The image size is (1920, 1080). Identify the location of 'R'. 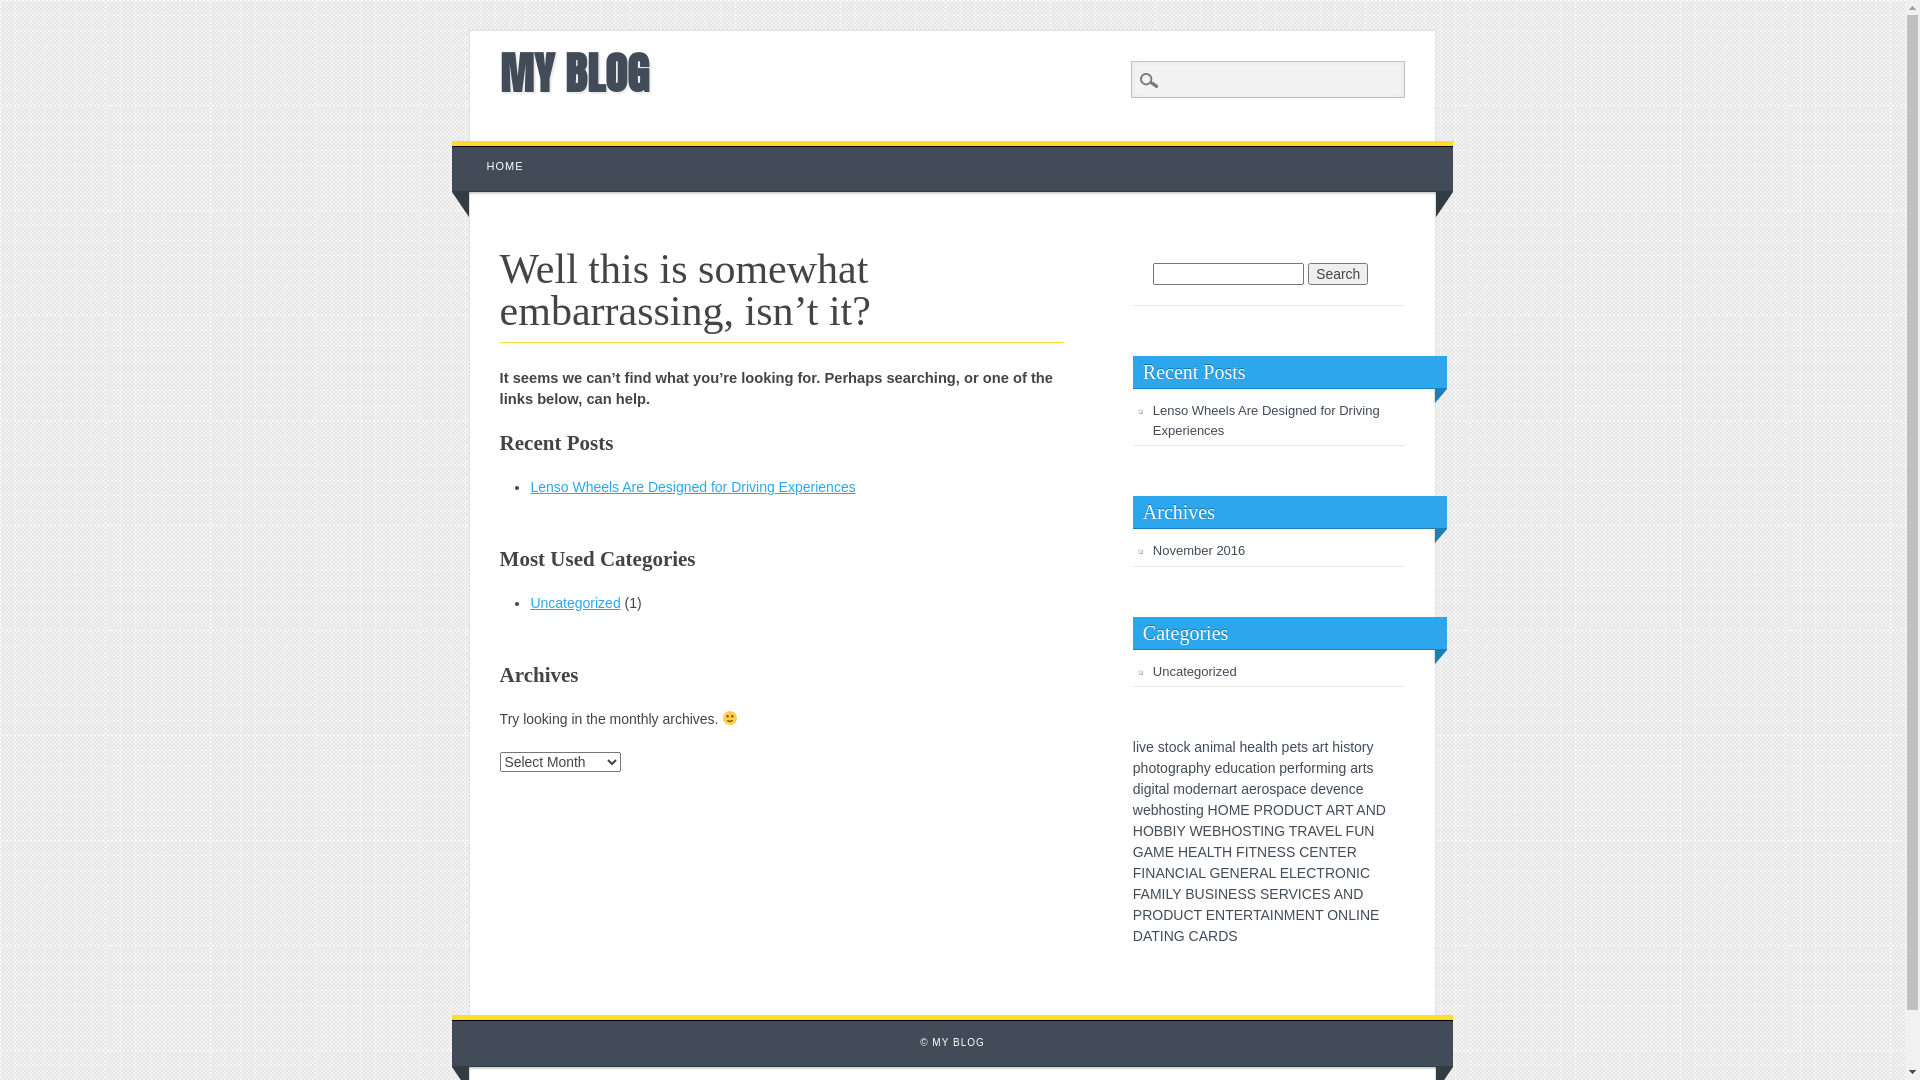
(1277, 893).